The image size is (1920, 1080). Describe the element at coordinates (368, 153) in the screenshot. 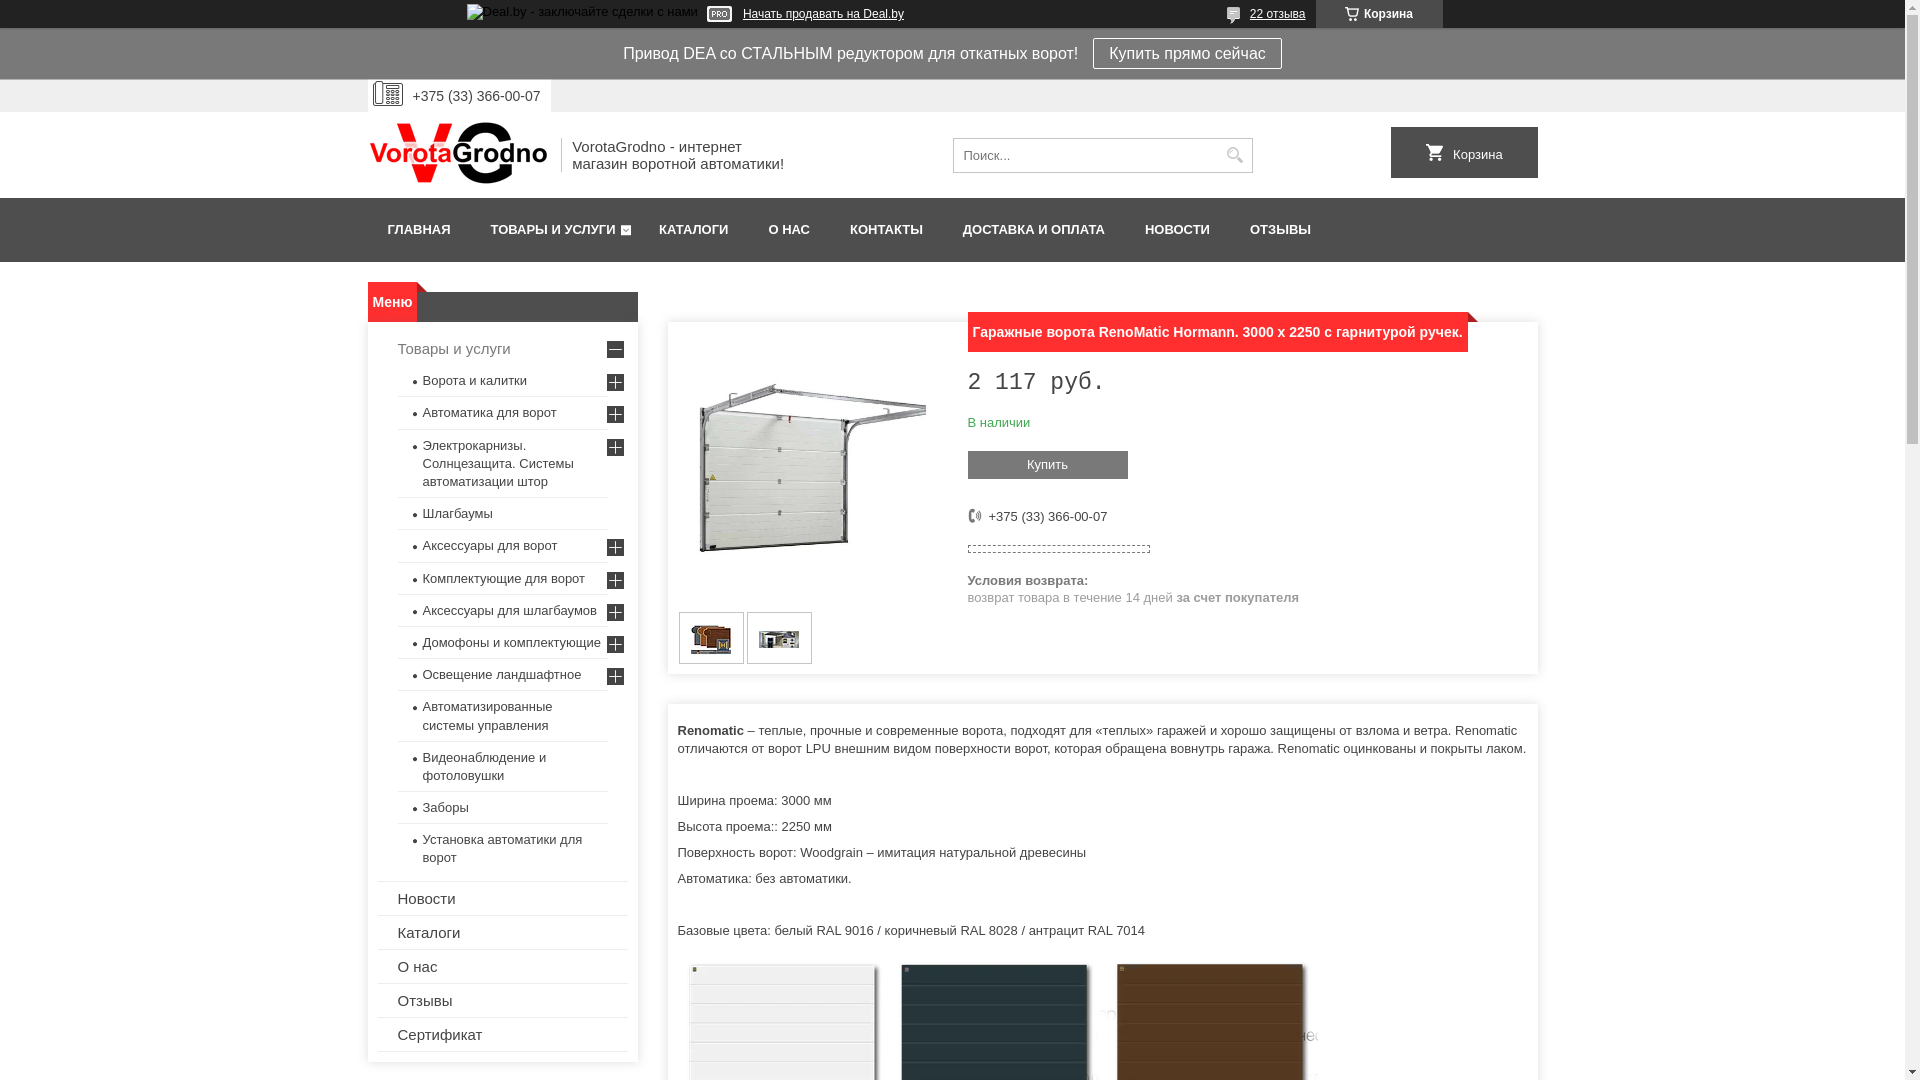

I see `'VorotaGrodno'` at that location.